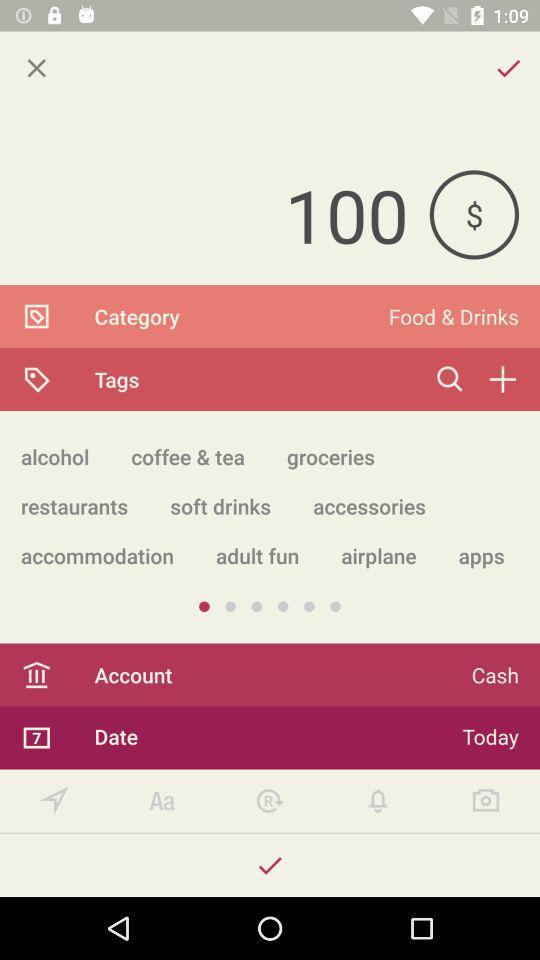 The width and height of the screenshot is (540, 960). What do you see at coordinates (73, 505) in the screenshot?
I see `the restaurants item` at bounding box center [73, 505].